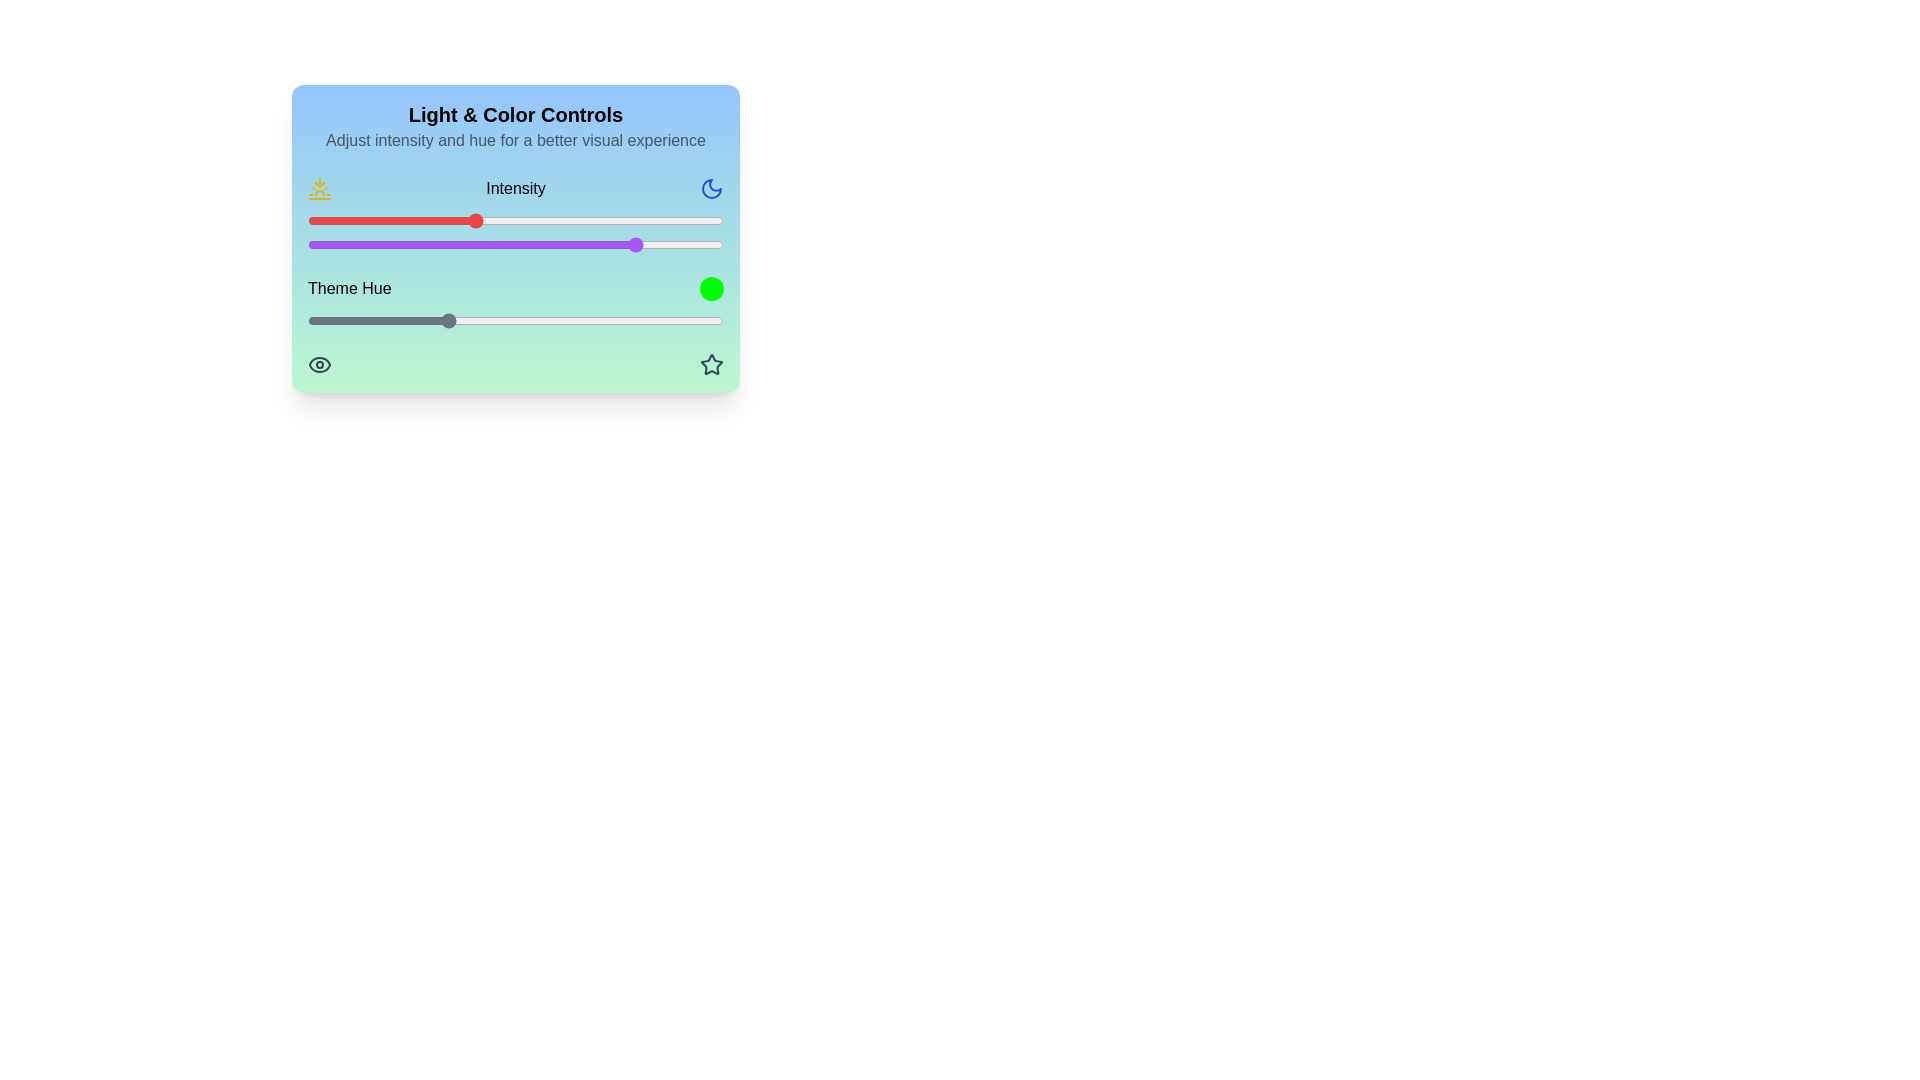 The image size is (1920, 1080). I want to click on the slider value, so click(689, 319).